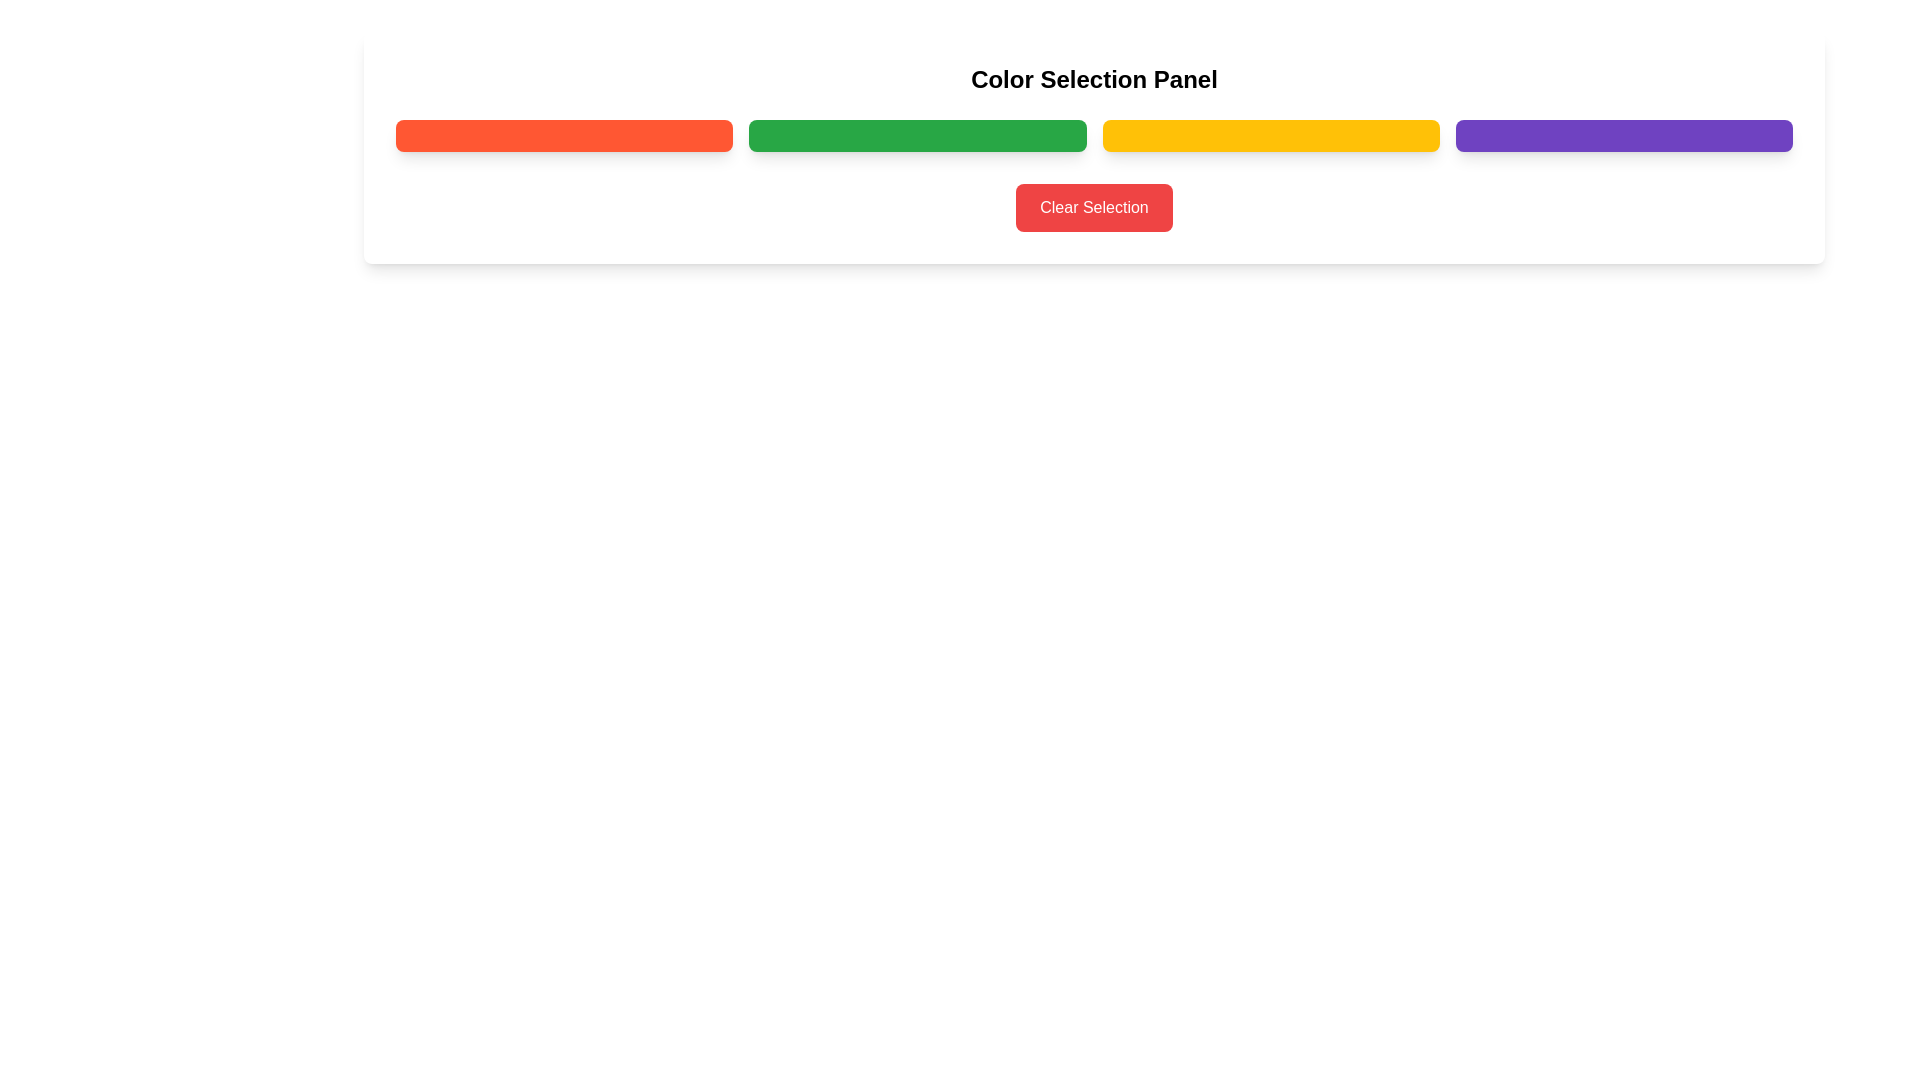  What do you see at coordinates (1093, 208) in the screenshot?
I see `the 'Clear Selection' button, which is a rectangular button with white text on a red background, located centrally below the color selection panel` at bounding box center [1093, 208].